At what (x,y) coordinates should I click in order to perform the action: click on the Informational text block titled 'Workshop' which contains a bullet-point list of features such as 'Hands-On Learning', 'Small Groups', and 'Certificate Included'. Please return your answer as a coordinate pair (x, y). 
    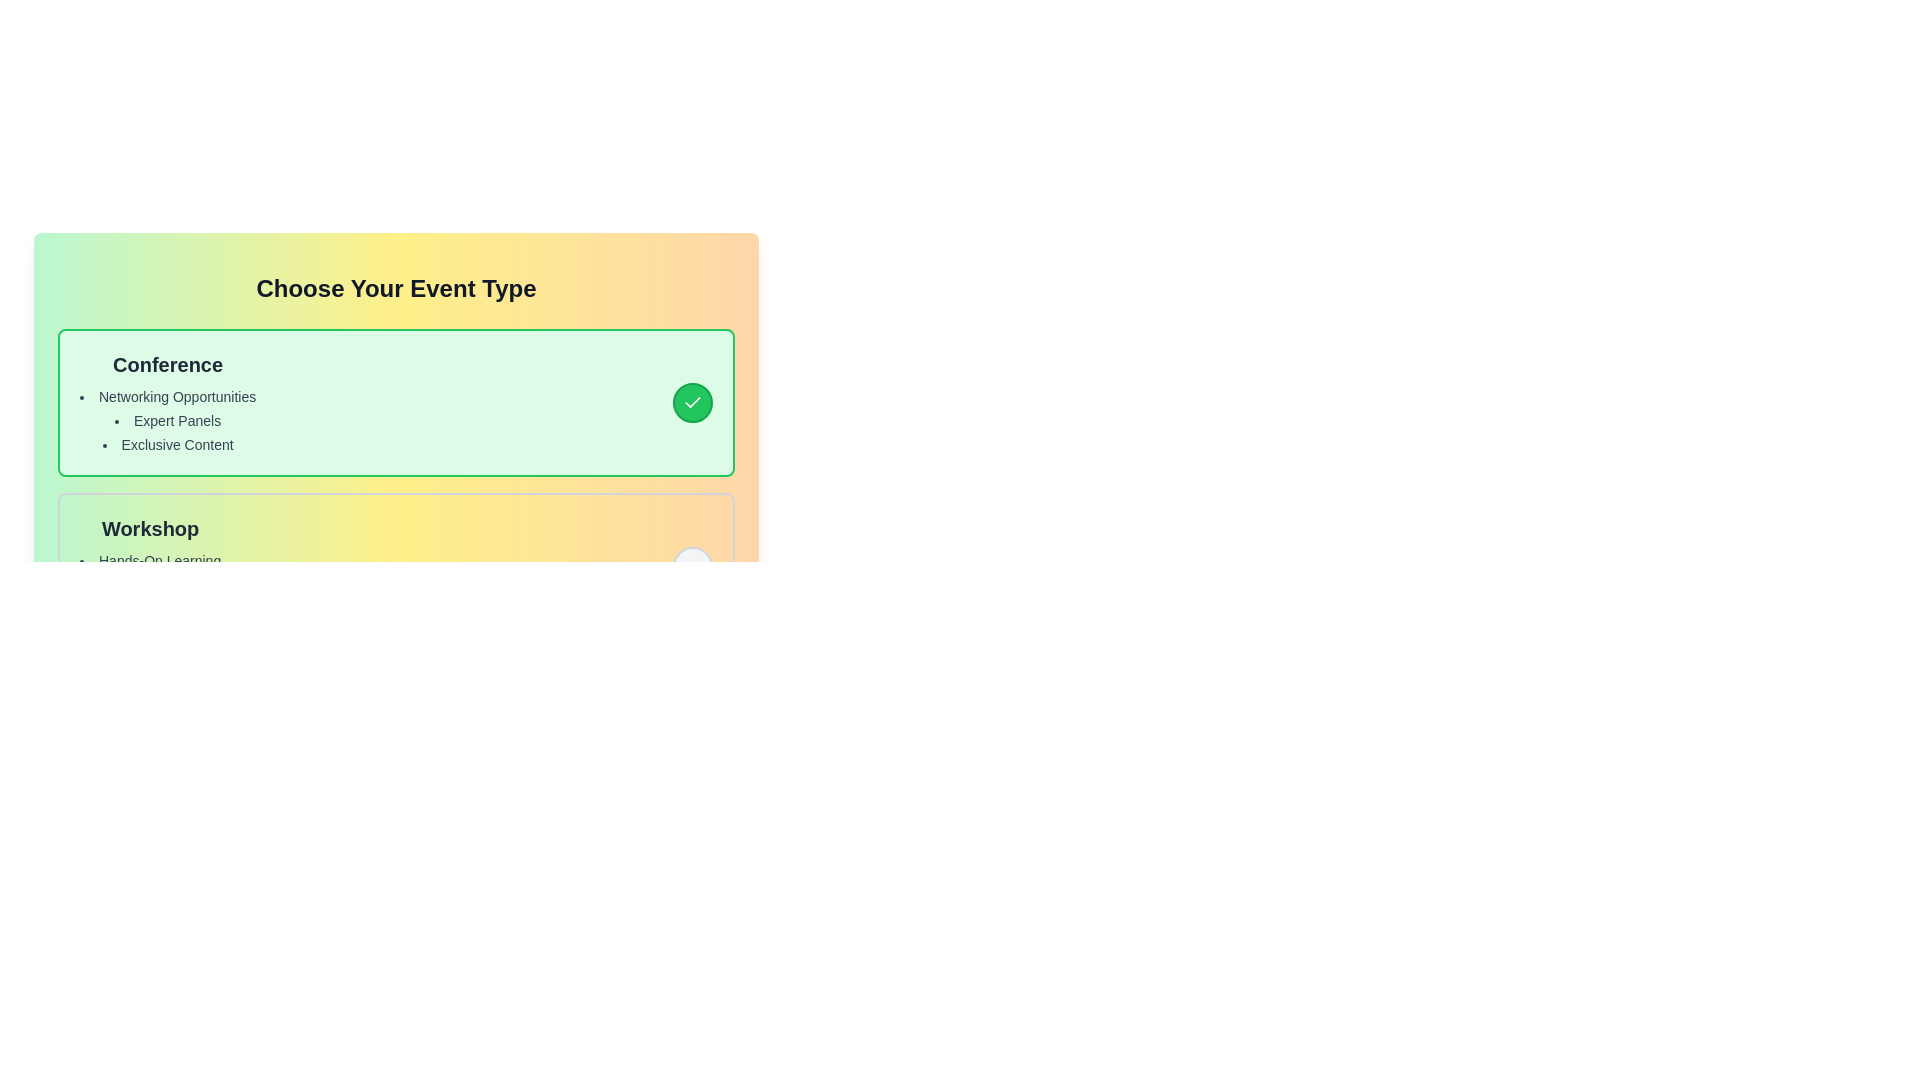
    Looking at the image, I should click on (149, 567).